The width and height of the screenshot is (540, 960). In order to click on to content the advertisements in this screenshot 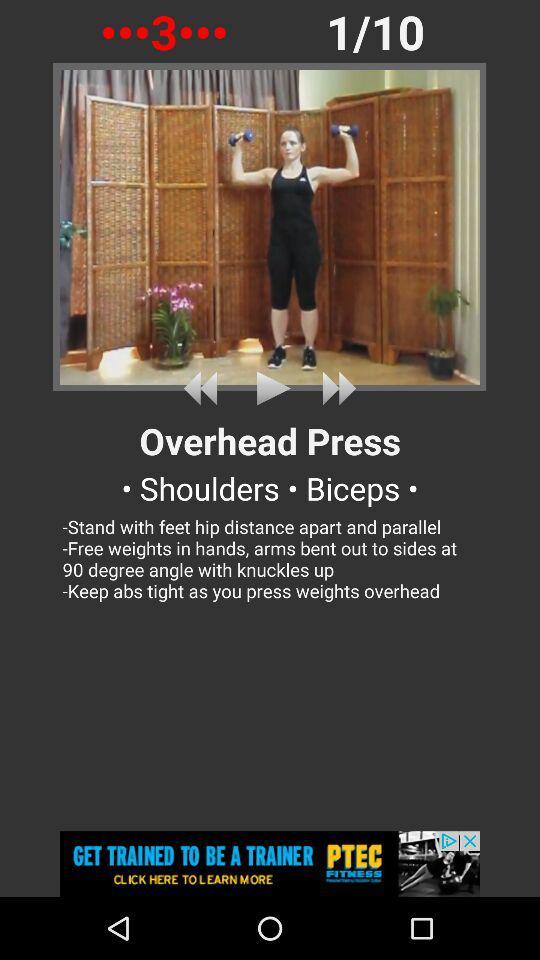, I will do `click(270, 863)`.